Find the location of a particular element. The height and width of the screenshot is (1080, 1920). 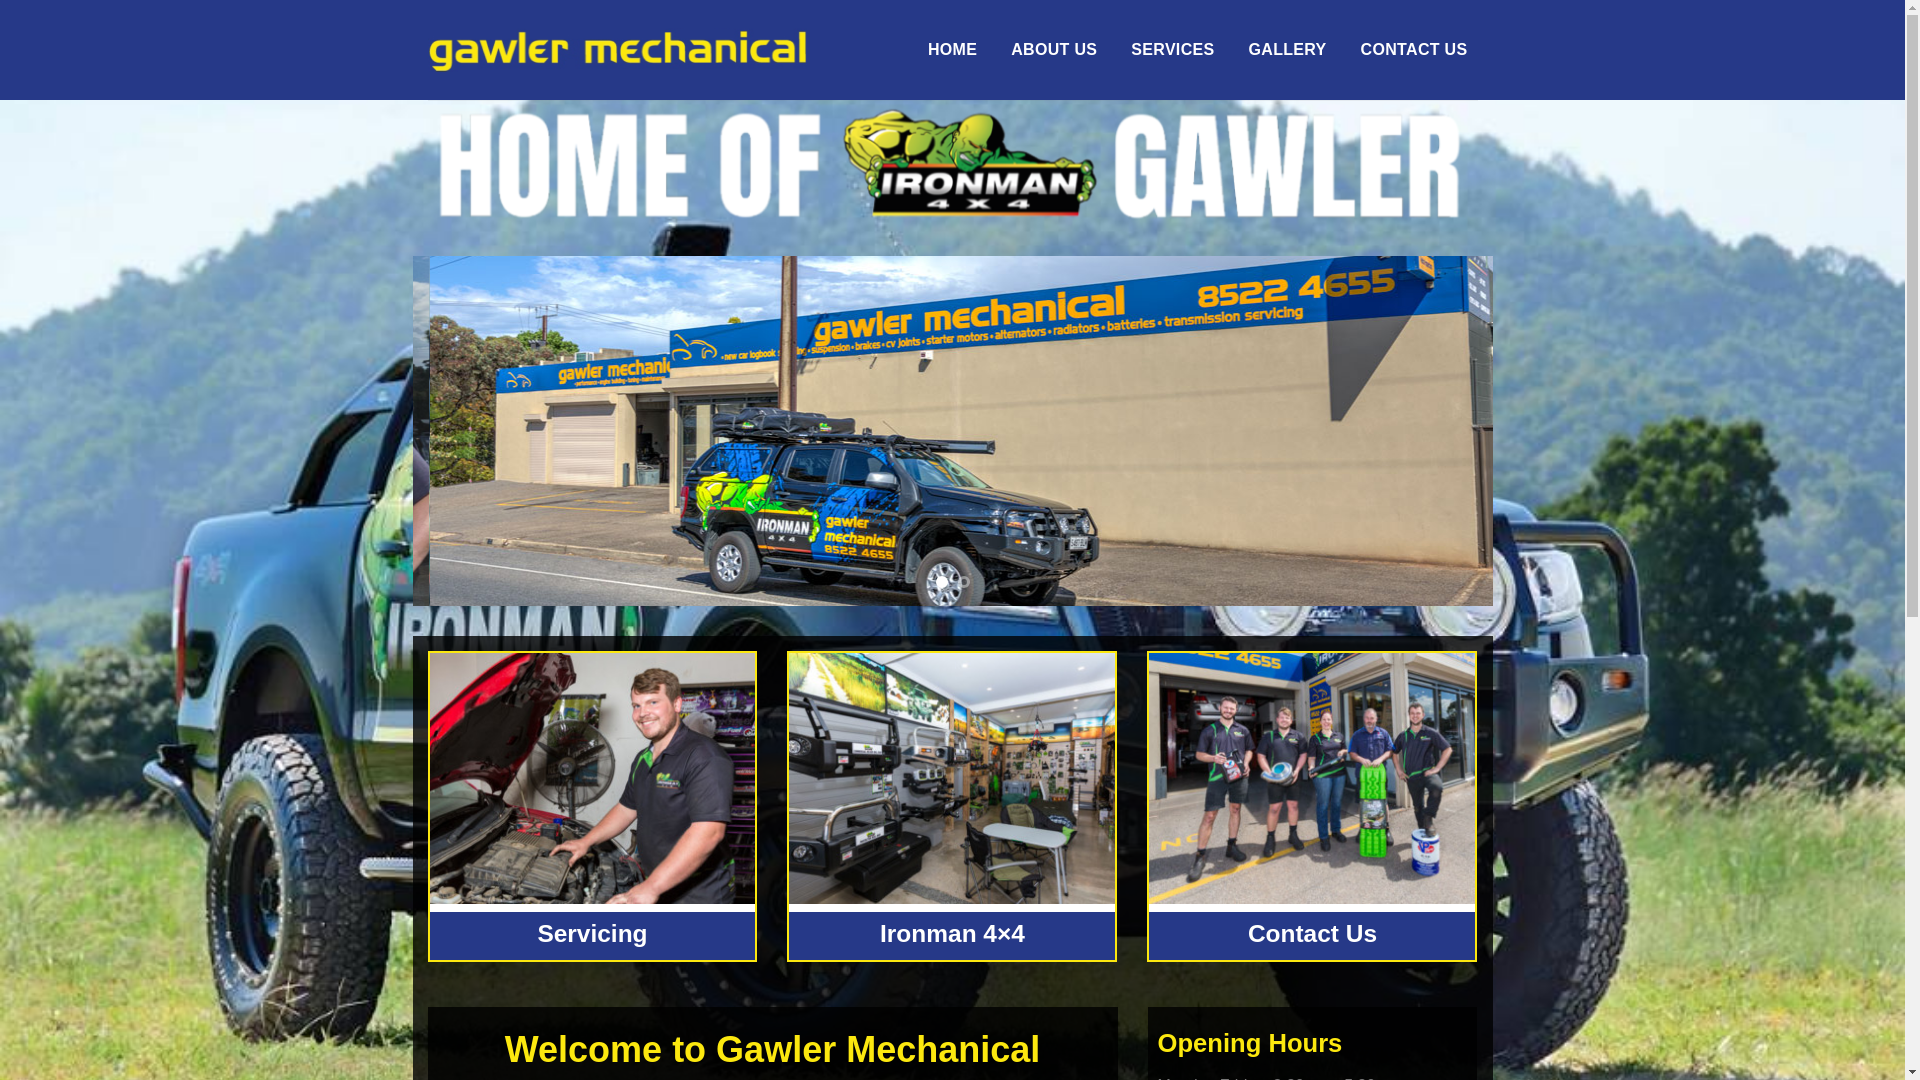

'Servicing' is located at coordinates (537, 933).